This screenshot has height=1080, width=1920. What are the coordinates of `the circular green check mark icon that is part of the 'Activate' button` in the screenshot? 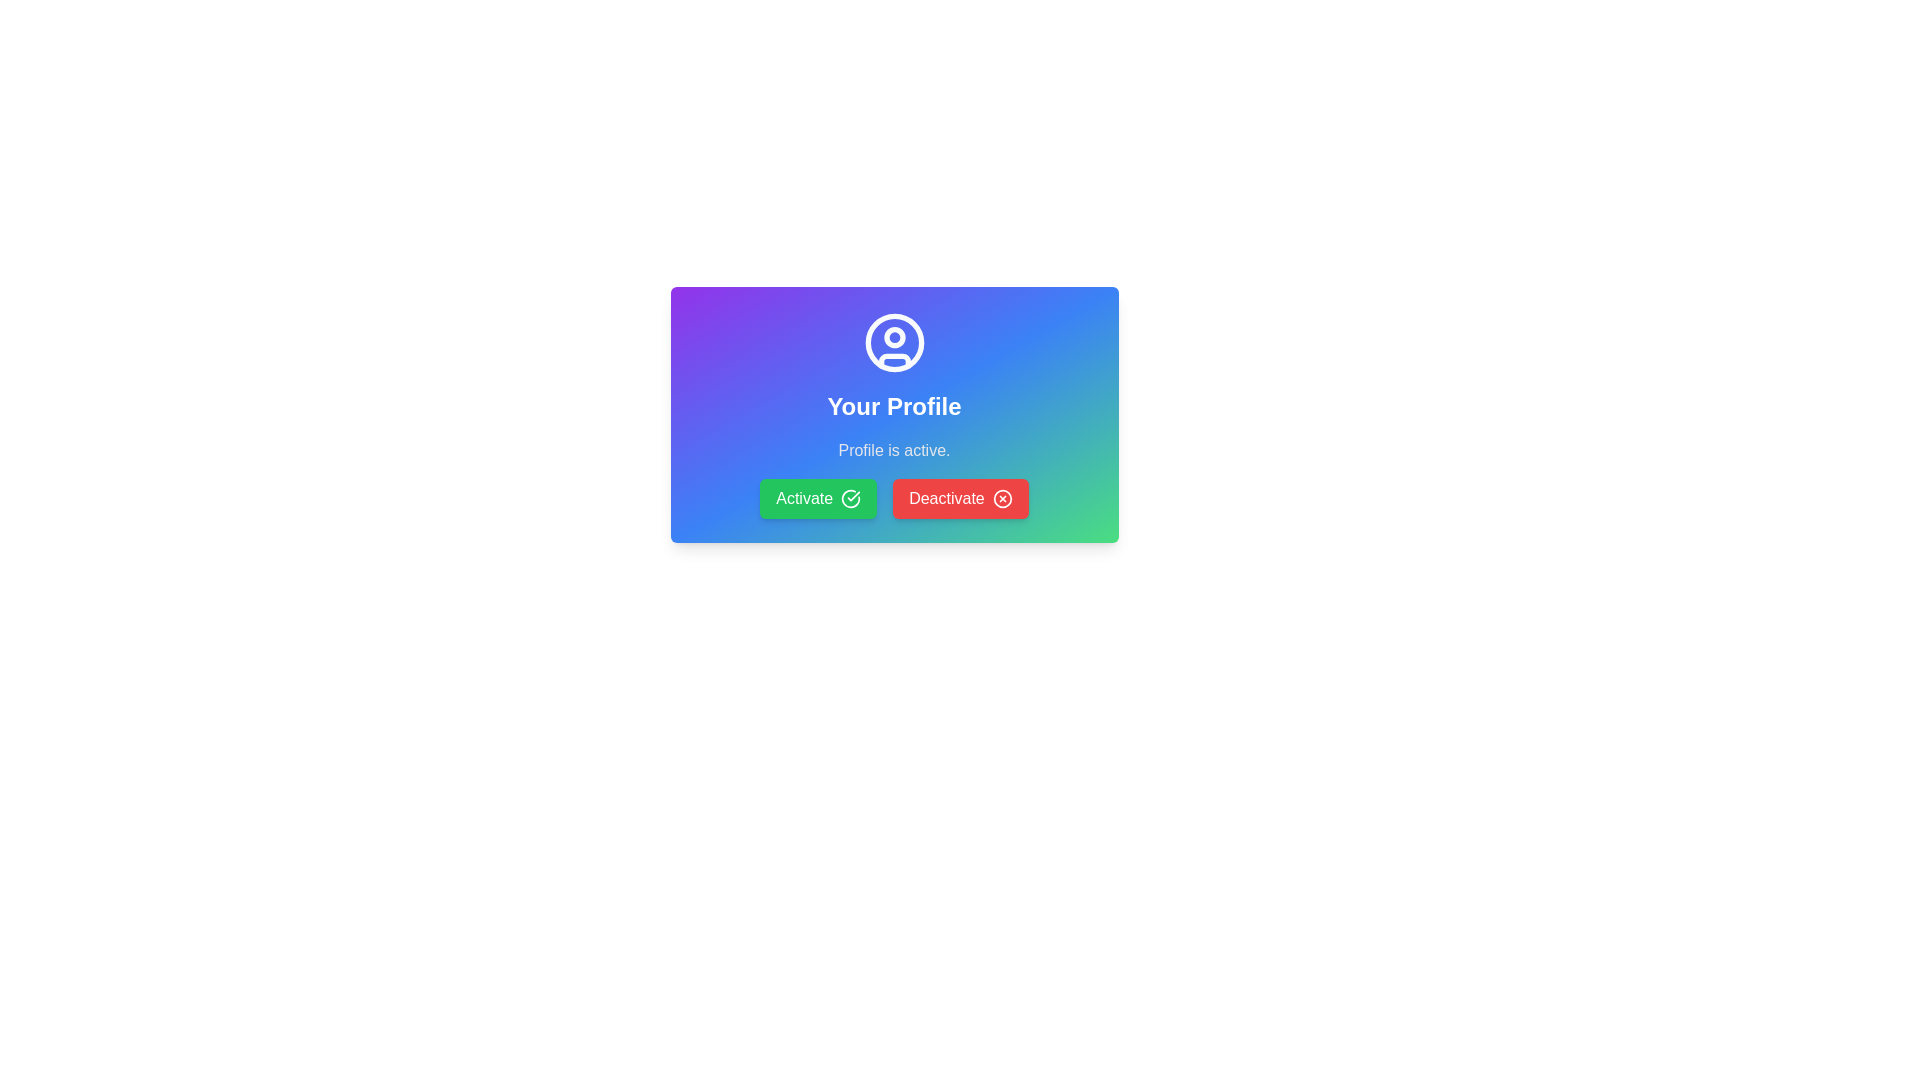 It's located at (851, 497).